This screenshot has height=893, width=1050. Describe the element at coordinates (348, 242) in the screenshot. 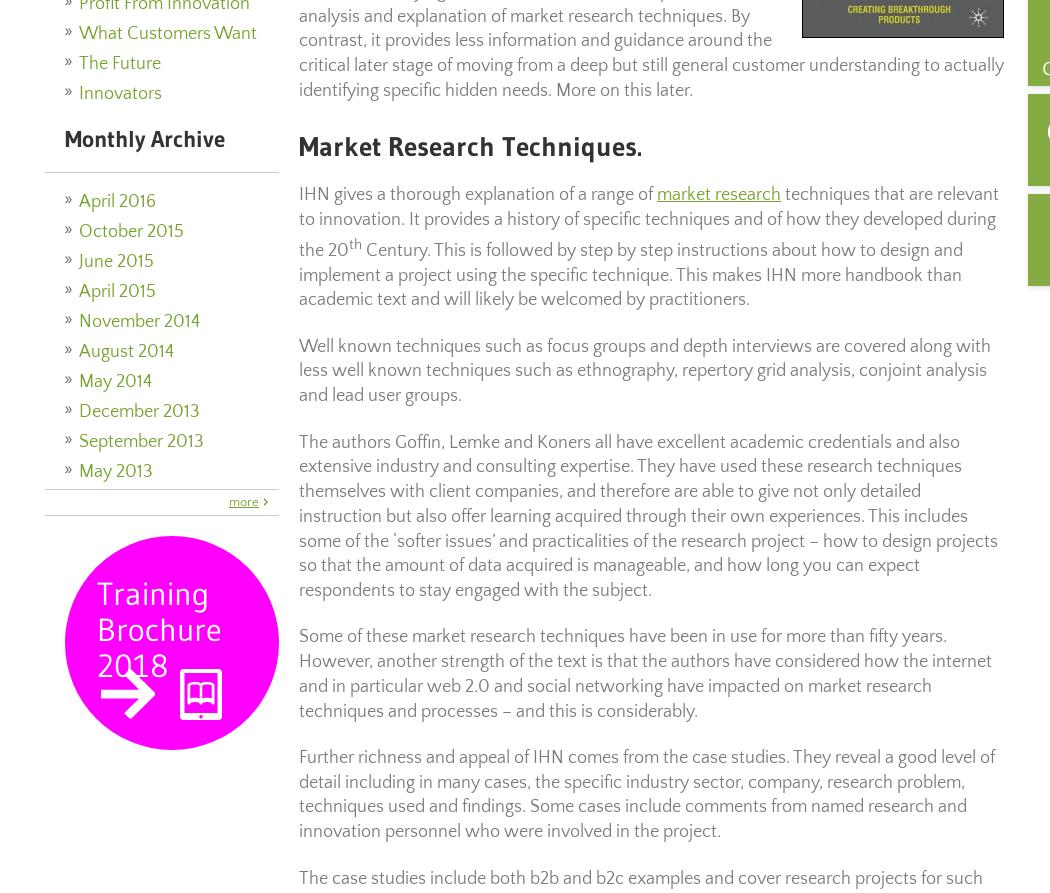

I see `'th'` at that location.